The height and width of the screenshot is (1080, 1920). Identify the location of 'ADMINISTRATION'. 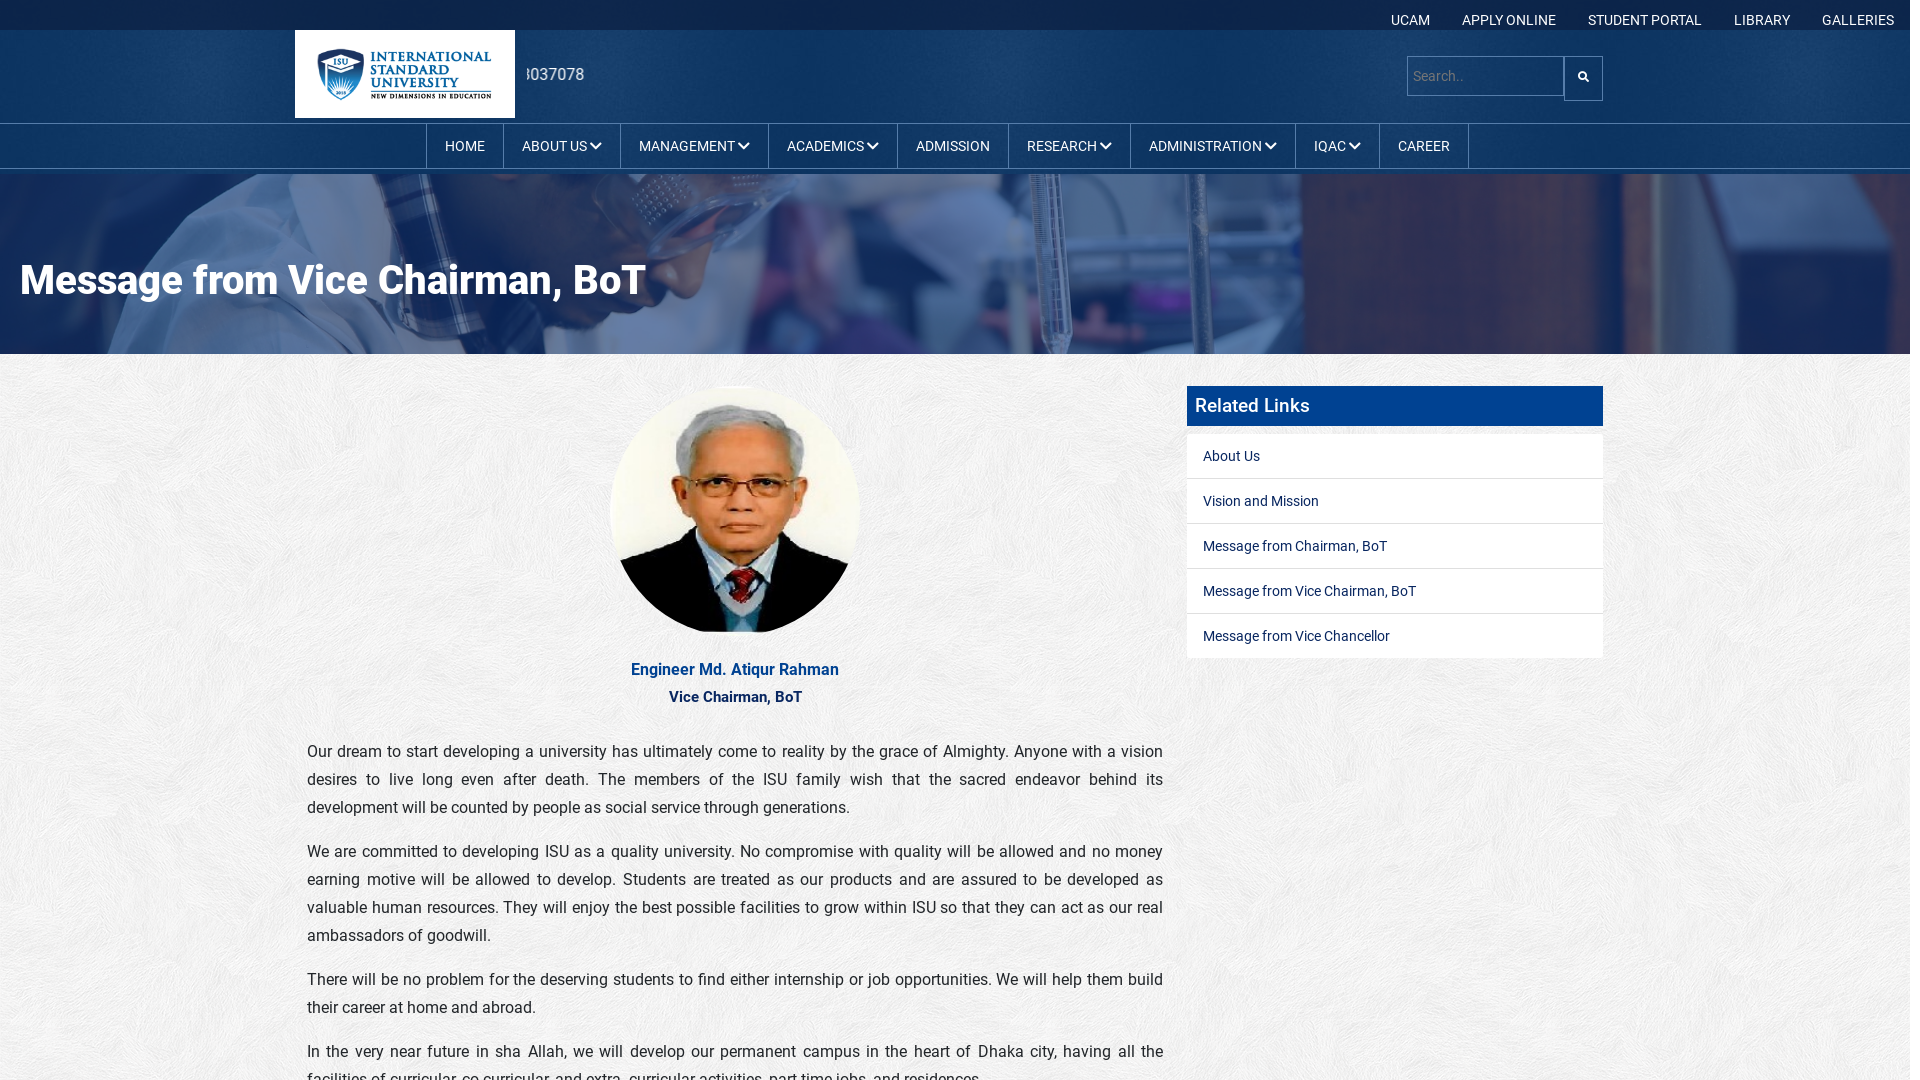
(1210, 145).